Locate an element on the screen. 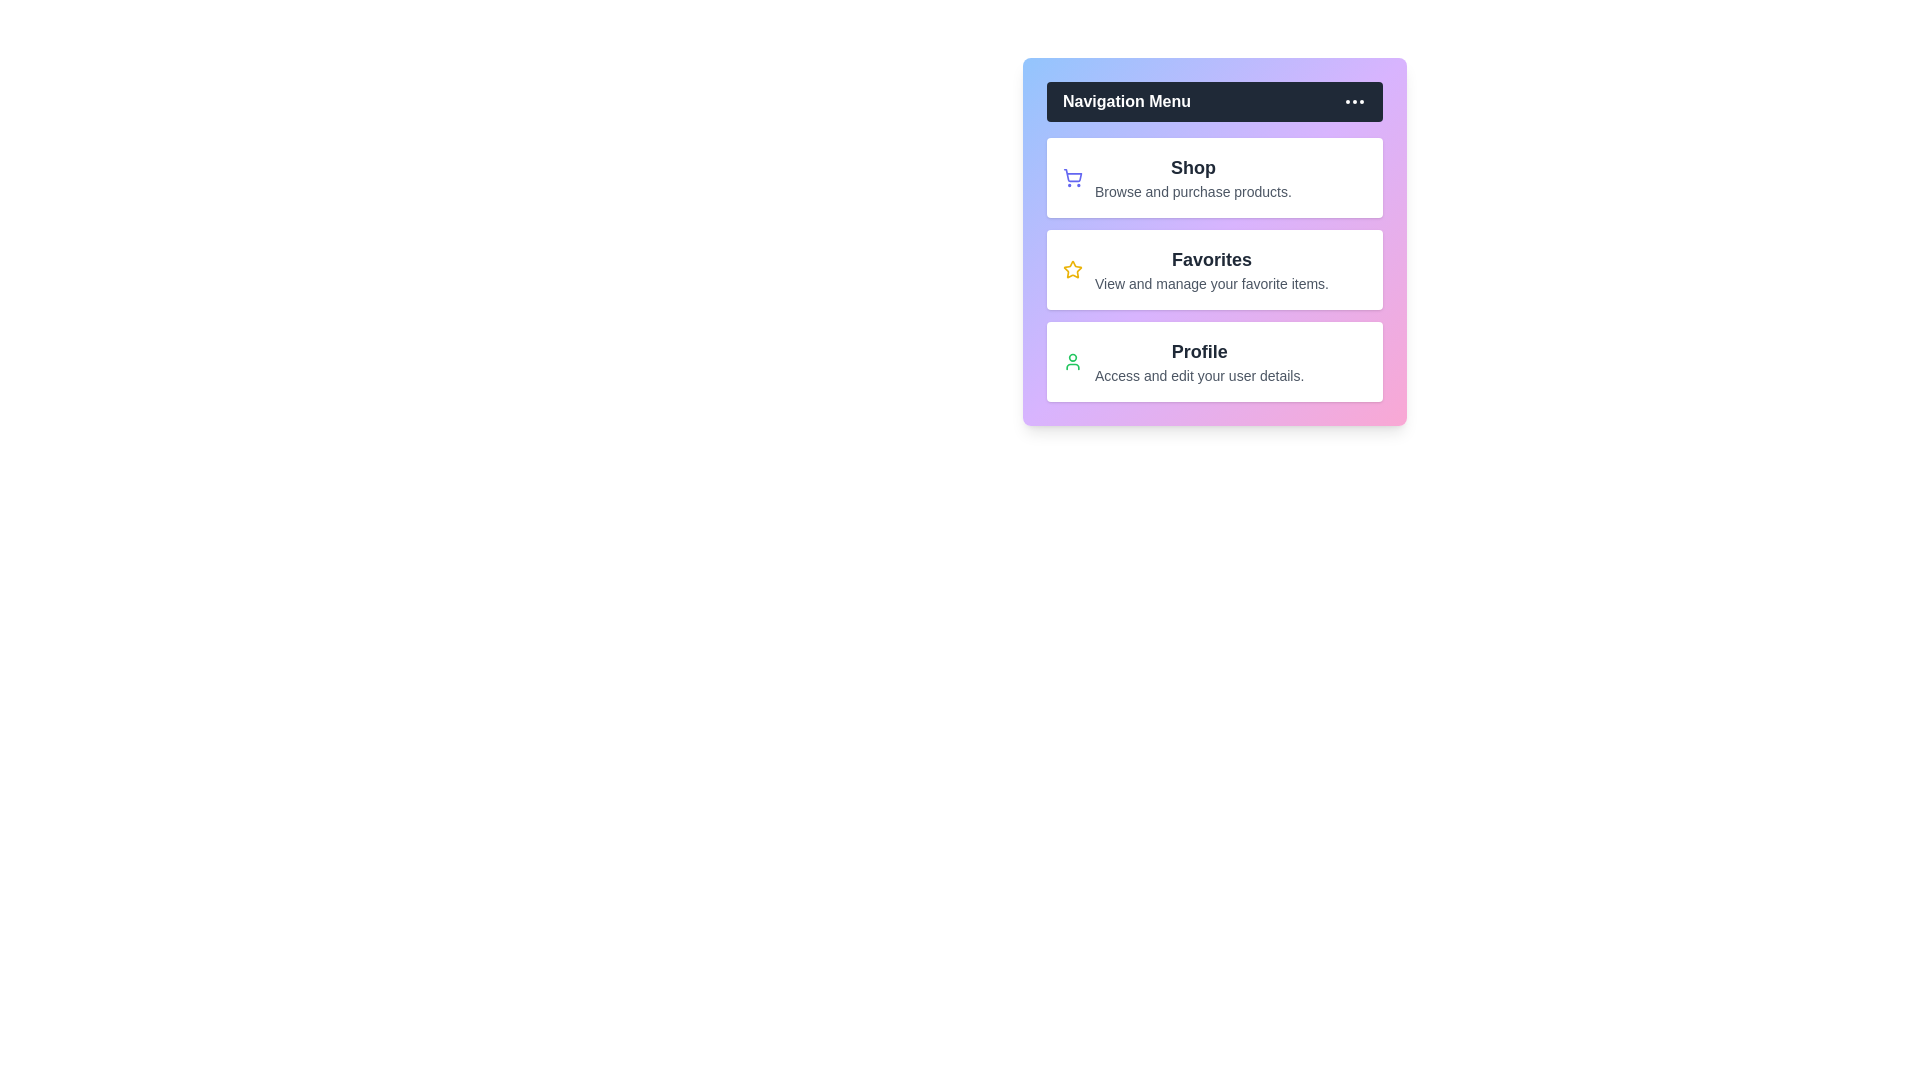  button labeled 'Navigation Menu' to toggle the visibility of the menu is located at coordinates (1213, 101).